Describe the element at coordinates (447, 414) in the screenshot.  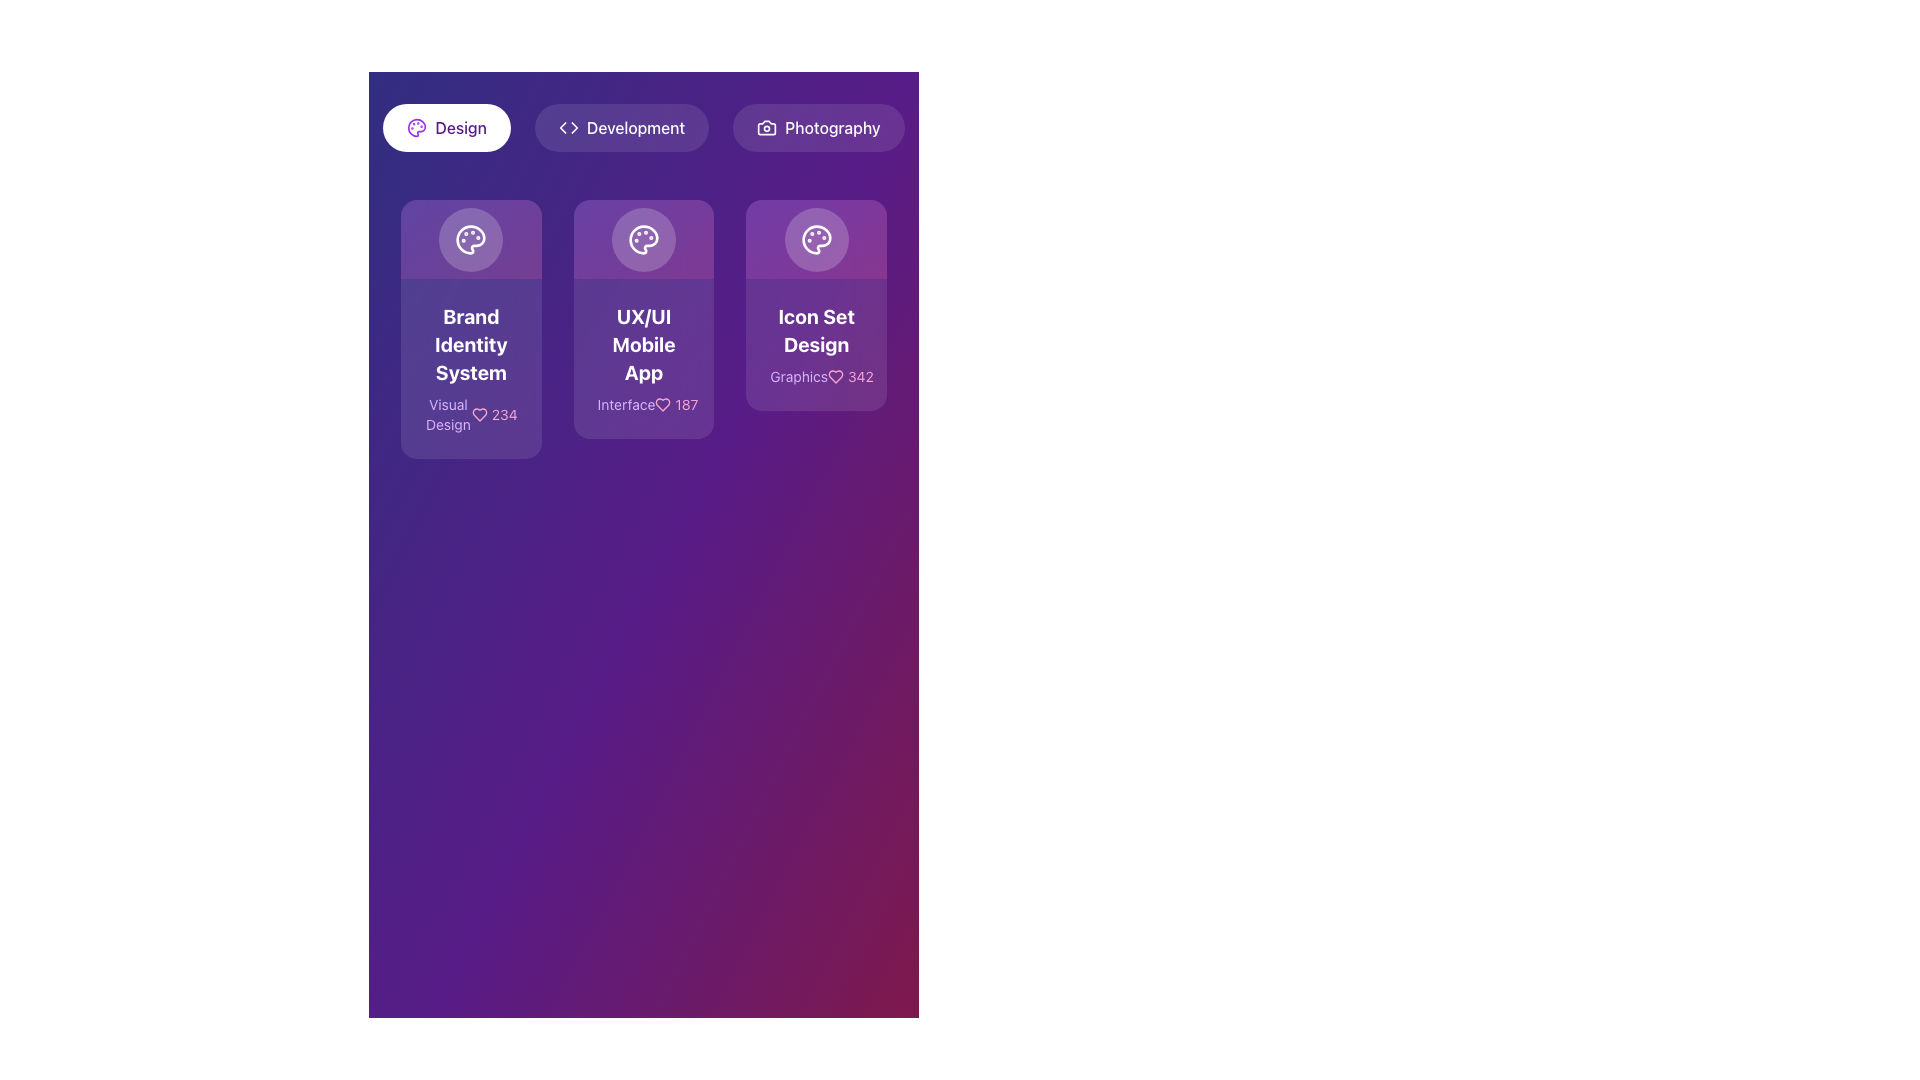
I see `text content of the descriptive label located at the lower part of the 'Brand Identity System' card, positioned above the like counter and heart icon` at that location.